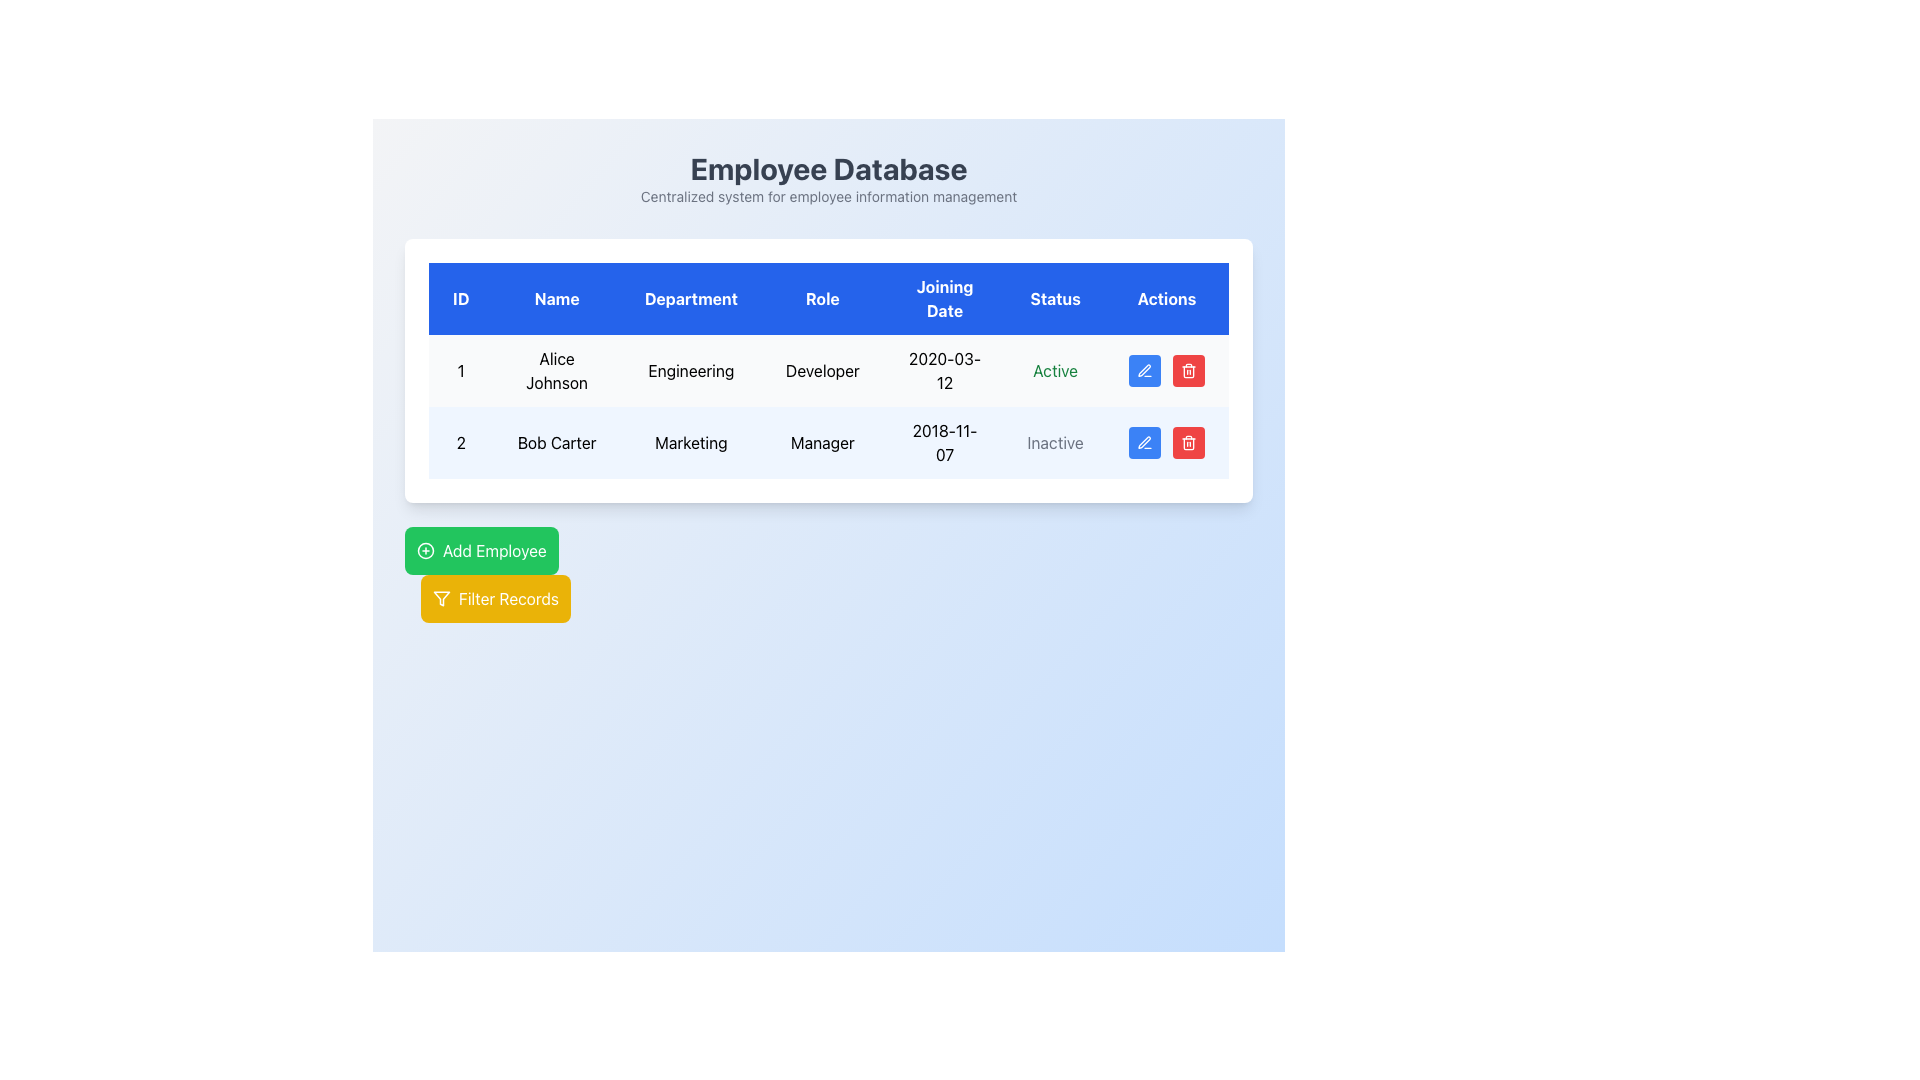  Describe the element at coordinates (829, 168) in the screenshot. I see `the text label displaying 'Employee Database' which is centrally aligned at the top of the page in bold, large font style` at that location.